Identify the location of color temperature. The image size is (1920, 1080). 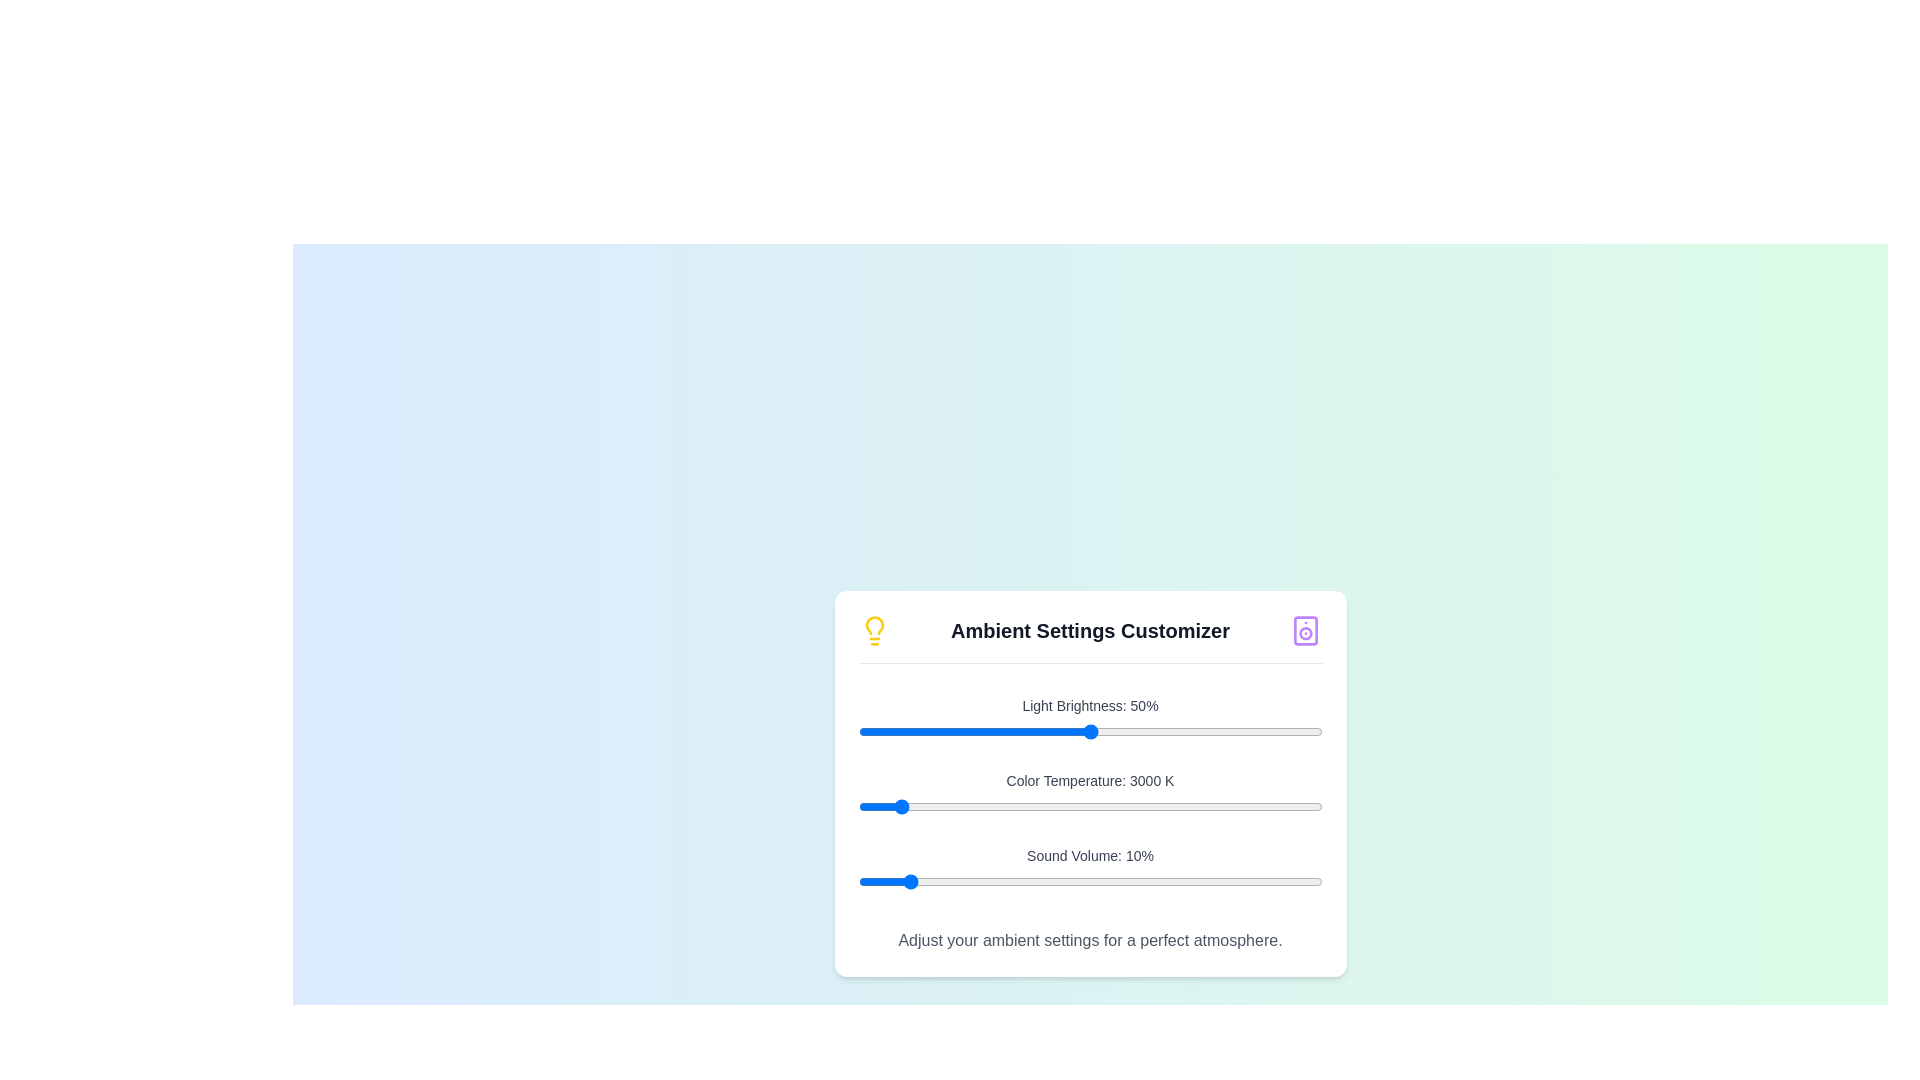
(935, 805).